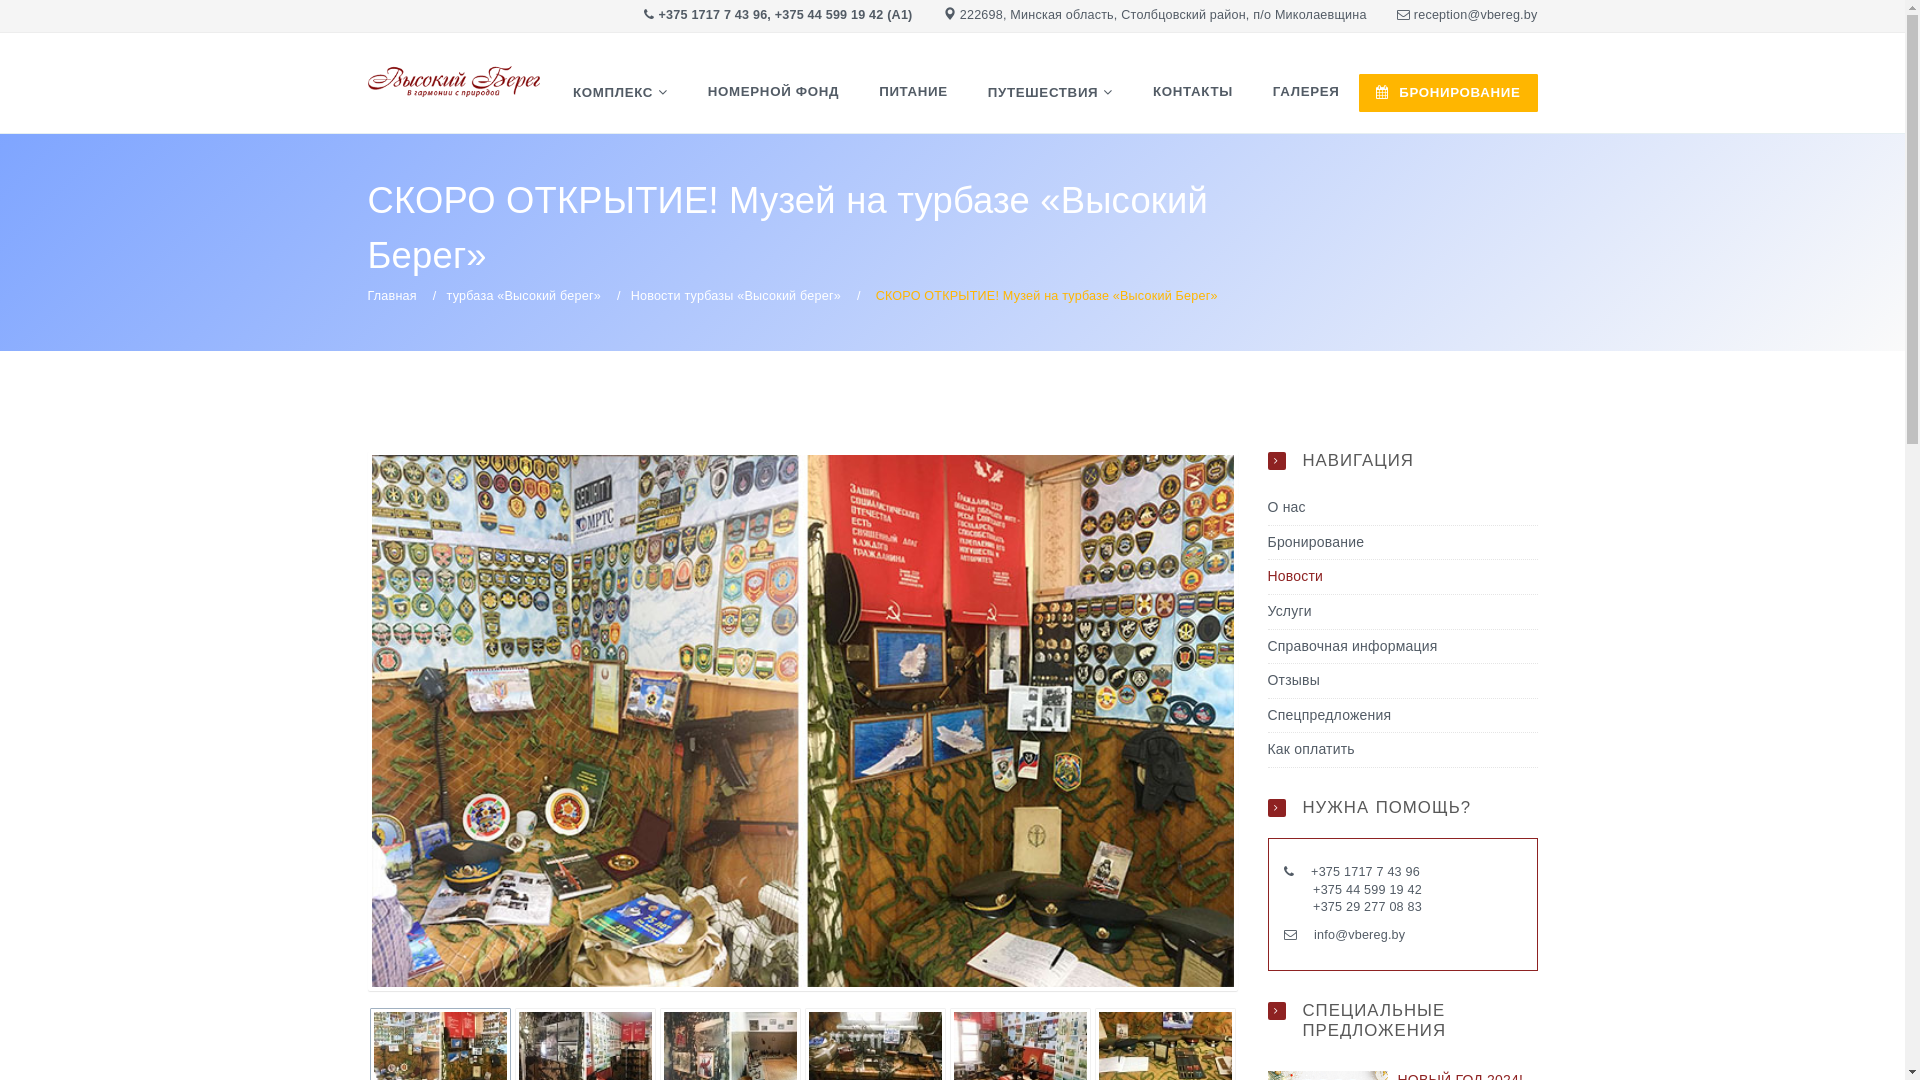  What do you see at coordinates (1366, 870) in the screenshot?
I see `'+375 1717 7 43 96 '` at bounding box center [1366, 870].